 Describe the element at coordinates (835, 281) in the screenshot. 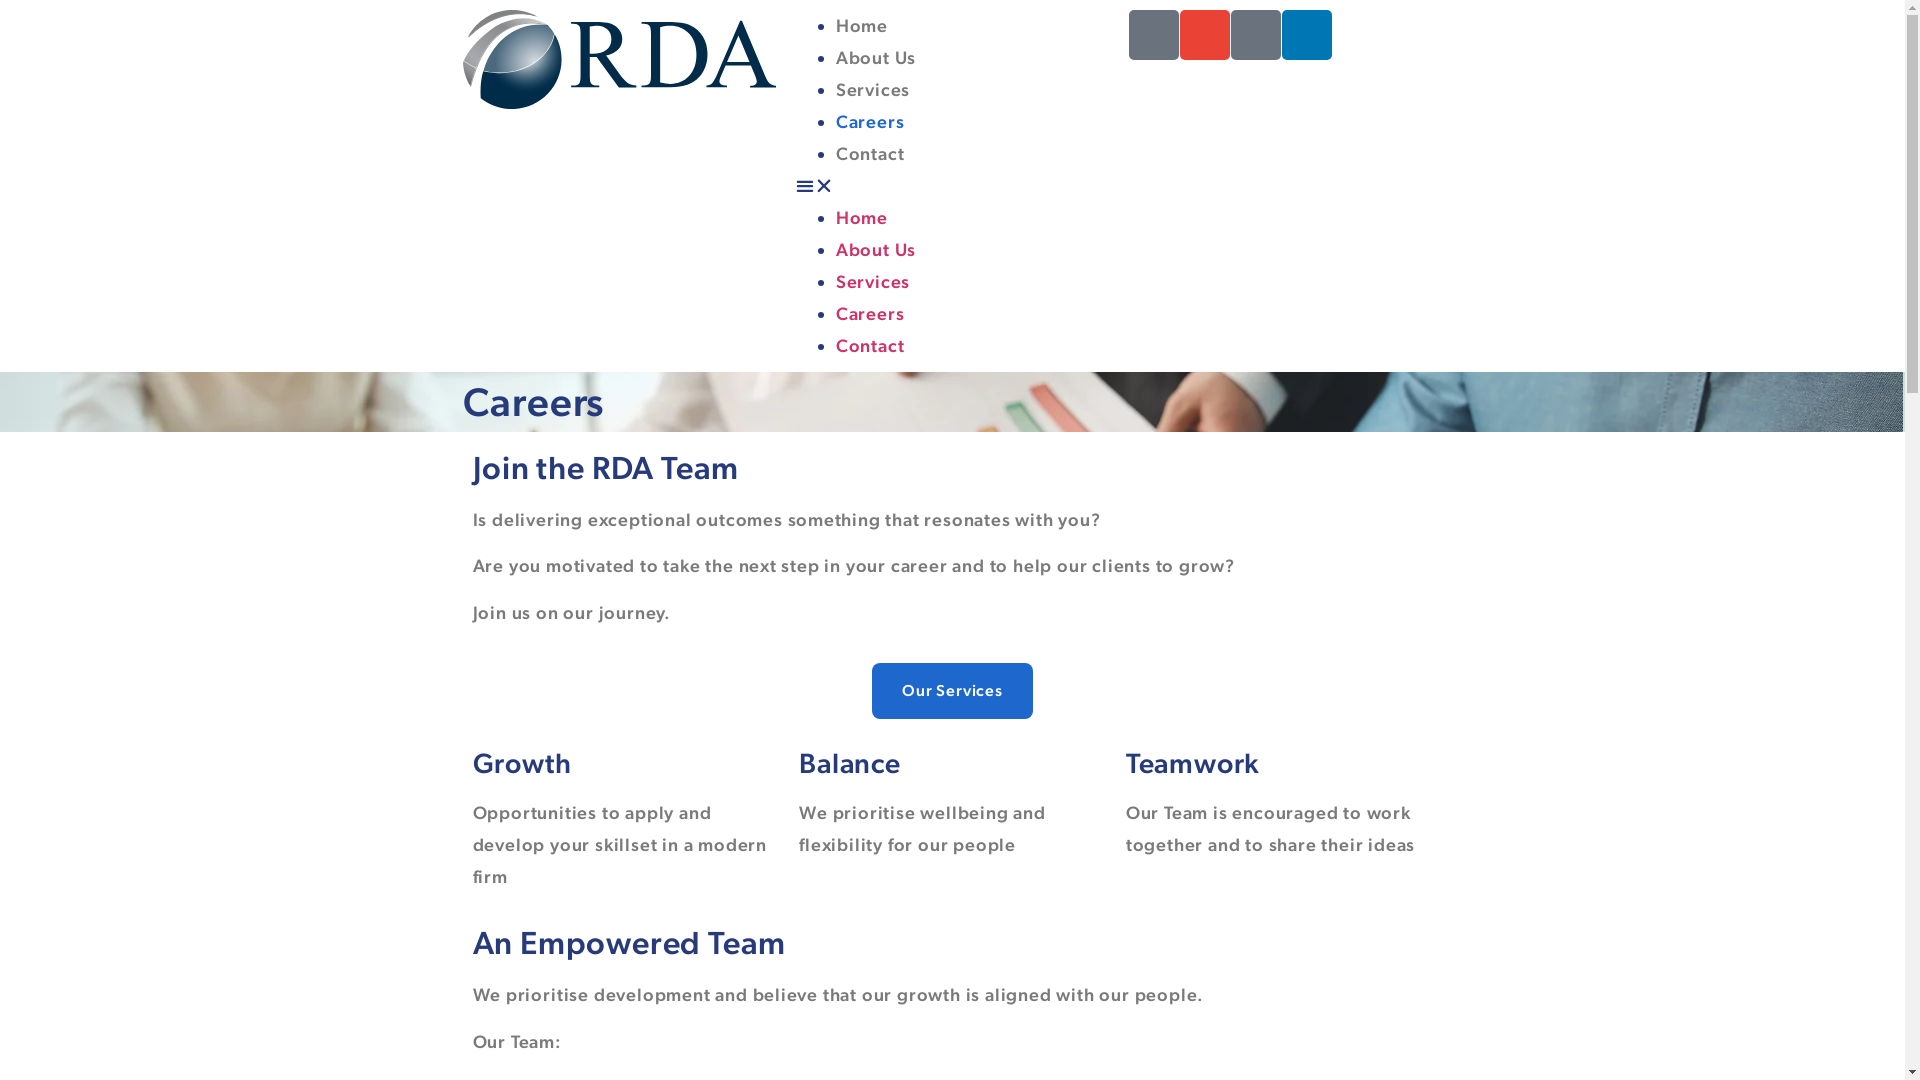

I see `'Services'` at that location.